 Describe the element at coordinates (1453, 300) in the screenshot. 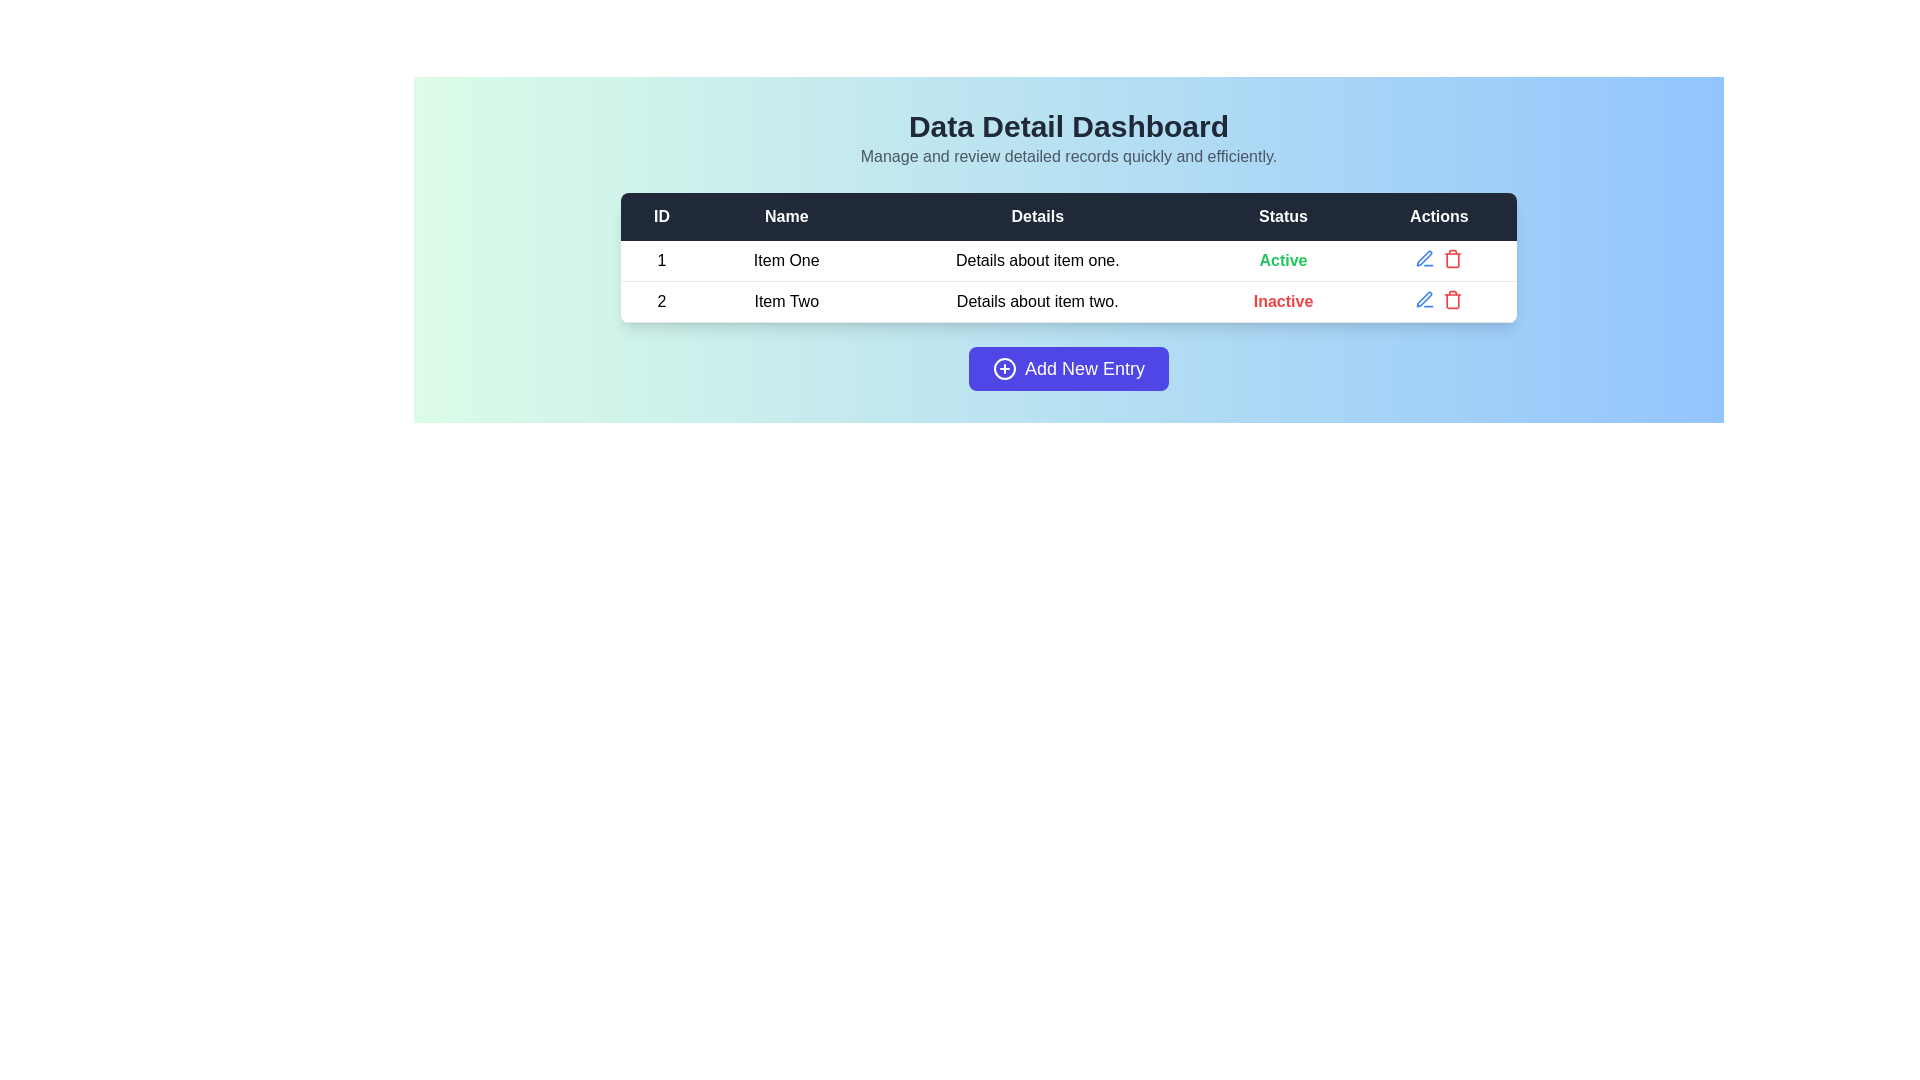

I see `the delete button in the second row of the data table under the 'Actions' column` at that location.